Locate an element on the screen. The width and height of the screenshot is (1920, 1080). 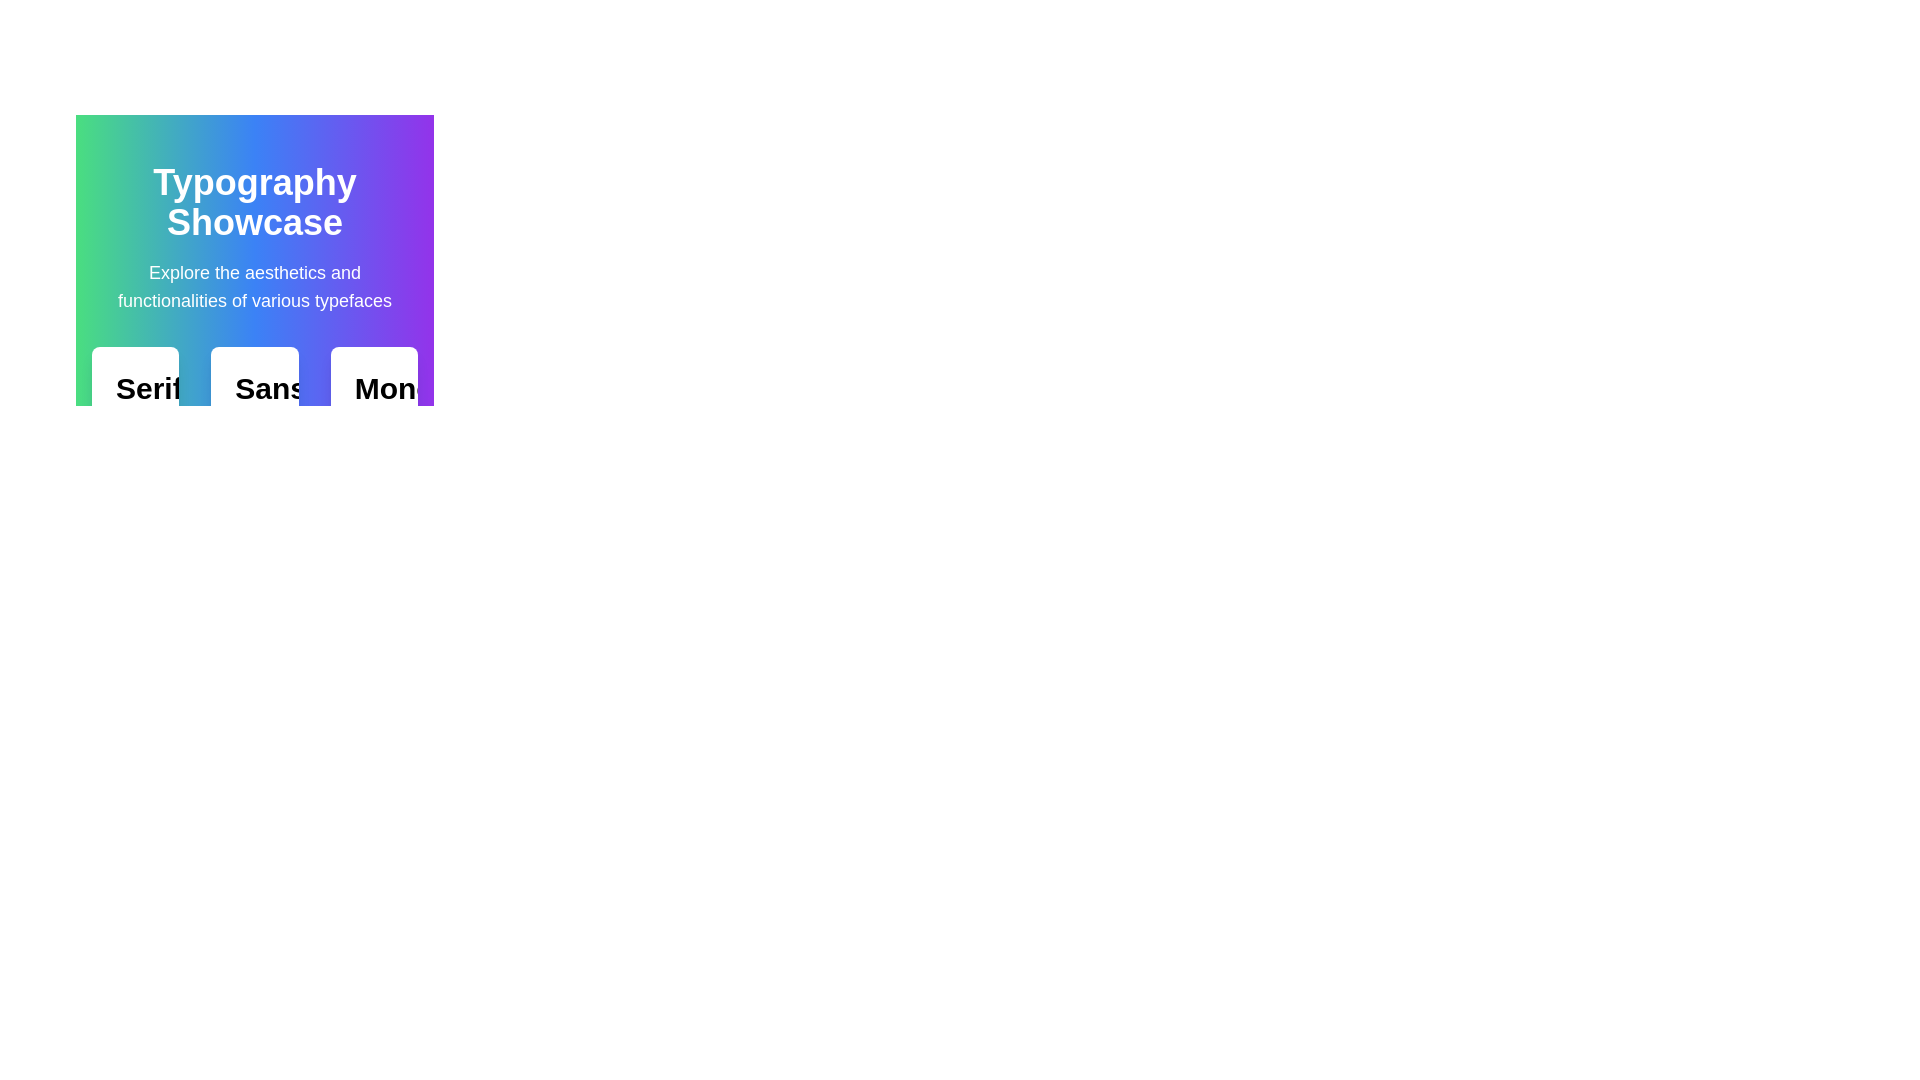
bold, large-font heading text 'Typography Showcase' that is centrally aligned in the header section with a colorful gradient background is located at coordinates (253, 203).